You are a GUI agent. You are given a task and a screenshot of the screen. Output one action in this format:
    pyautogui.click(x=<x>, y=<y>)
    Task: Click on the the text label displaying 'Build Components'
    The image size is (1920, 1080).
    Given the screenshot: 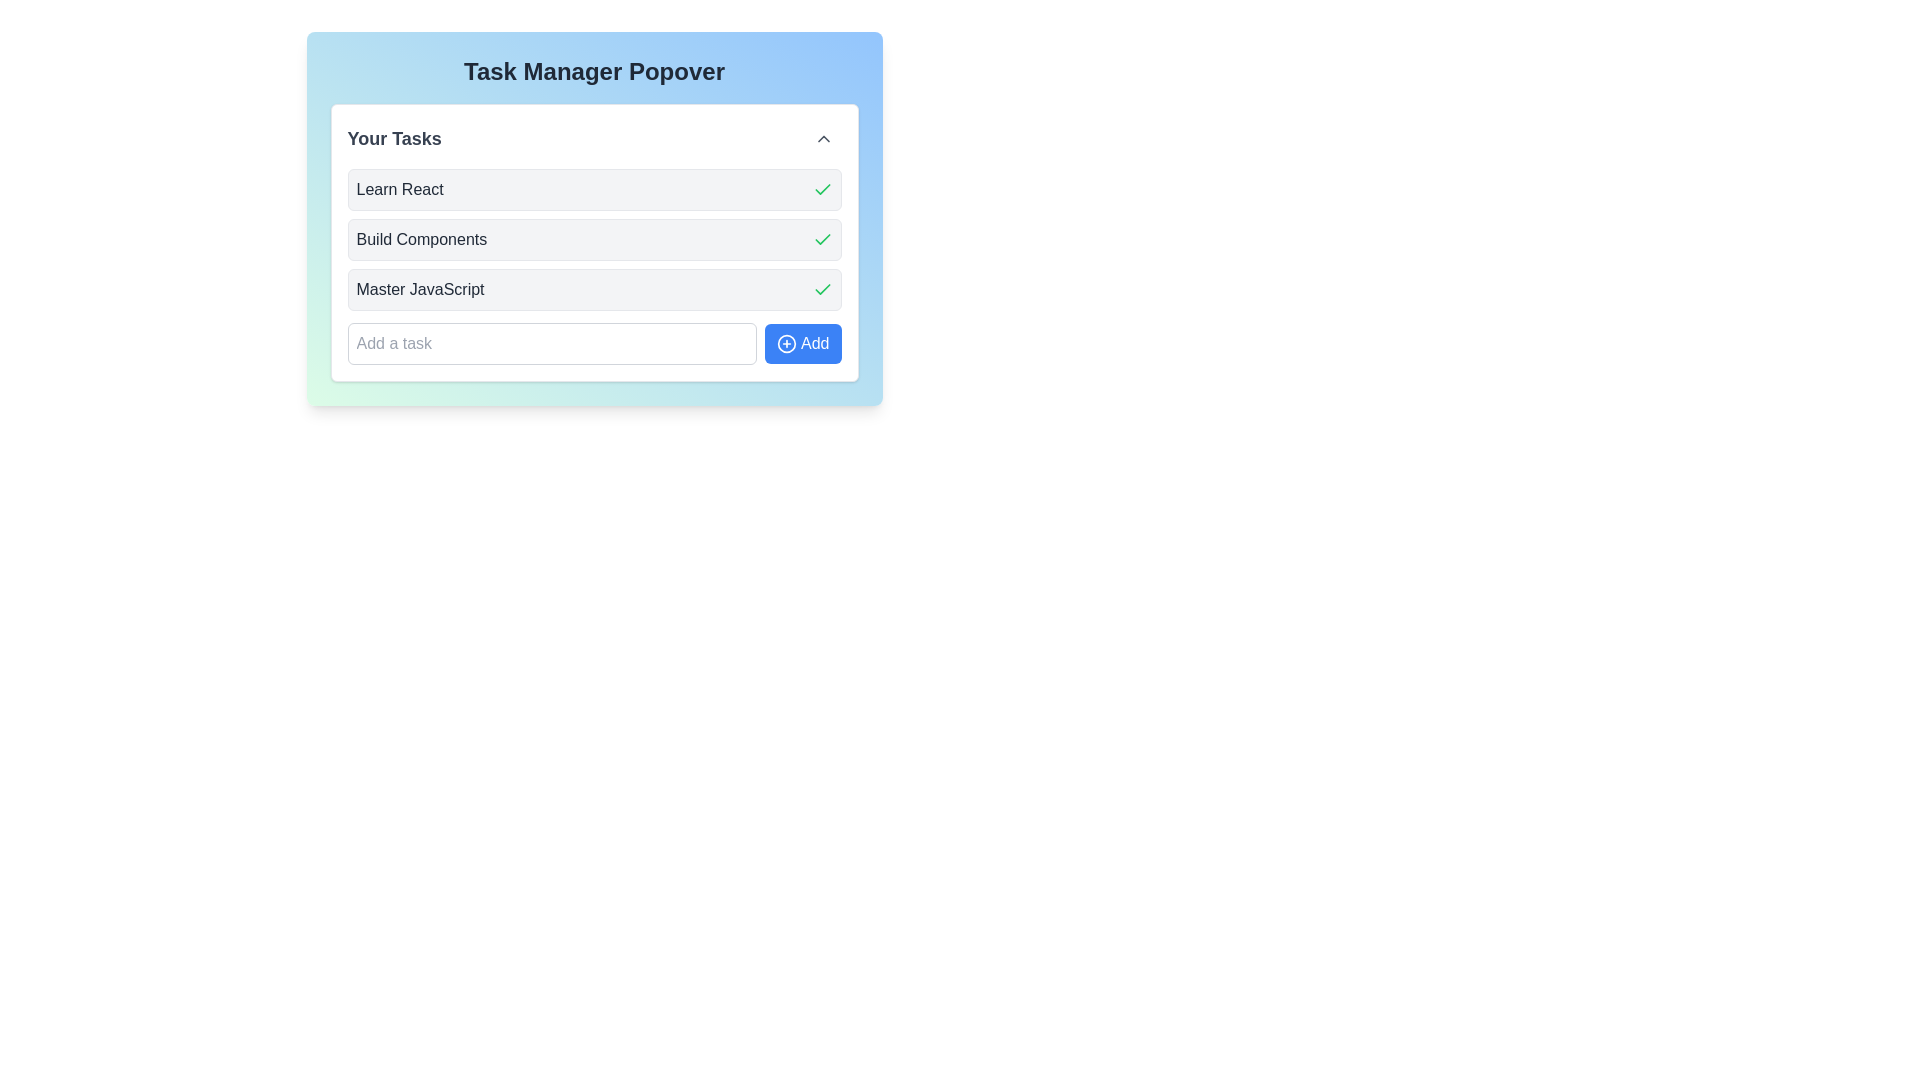 What is the action you would take?
    pyautogui.click(x=420, y=238)
    